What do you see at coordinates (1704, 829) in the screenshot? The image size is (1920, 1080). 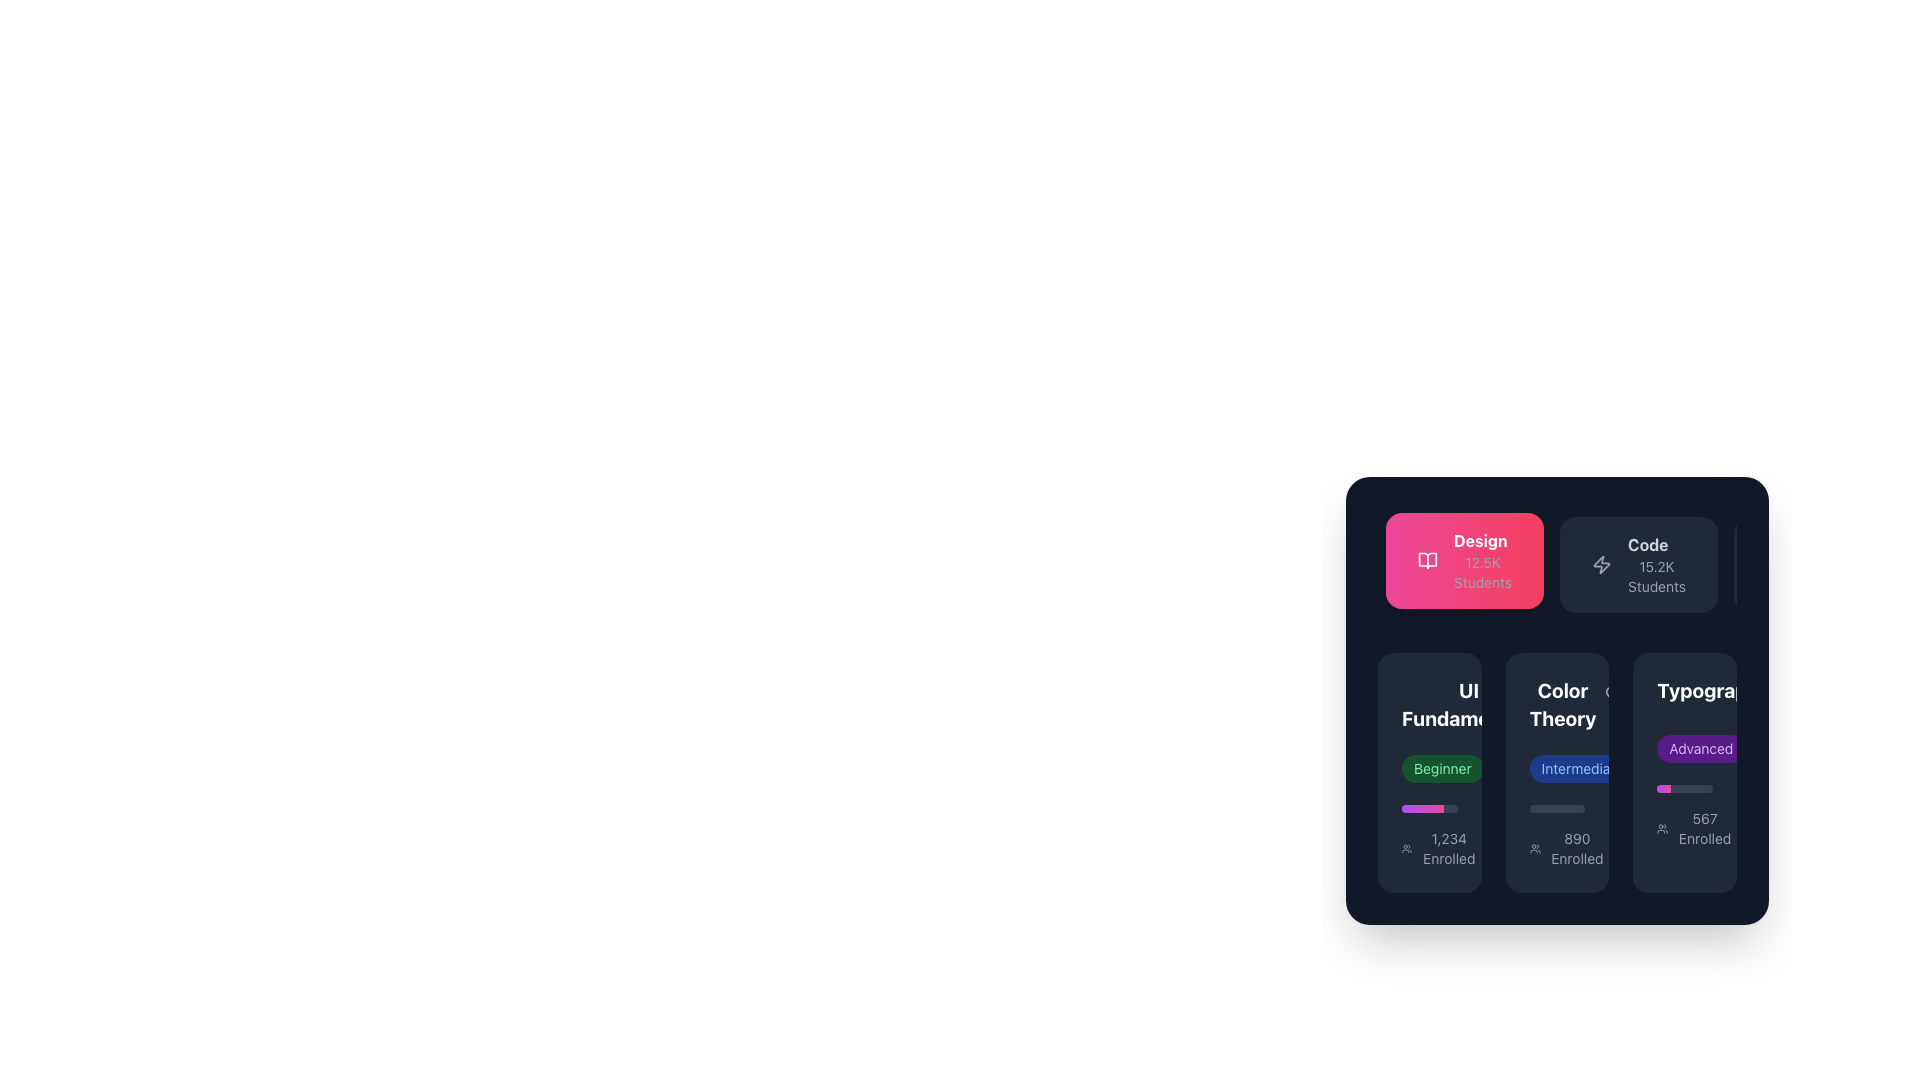 I see `the text label displaying '567 Enrolled', which is styled in white against a dark background, located at the bottom-right corner of the 'Typography' card` at bounding box center [1704, 829].